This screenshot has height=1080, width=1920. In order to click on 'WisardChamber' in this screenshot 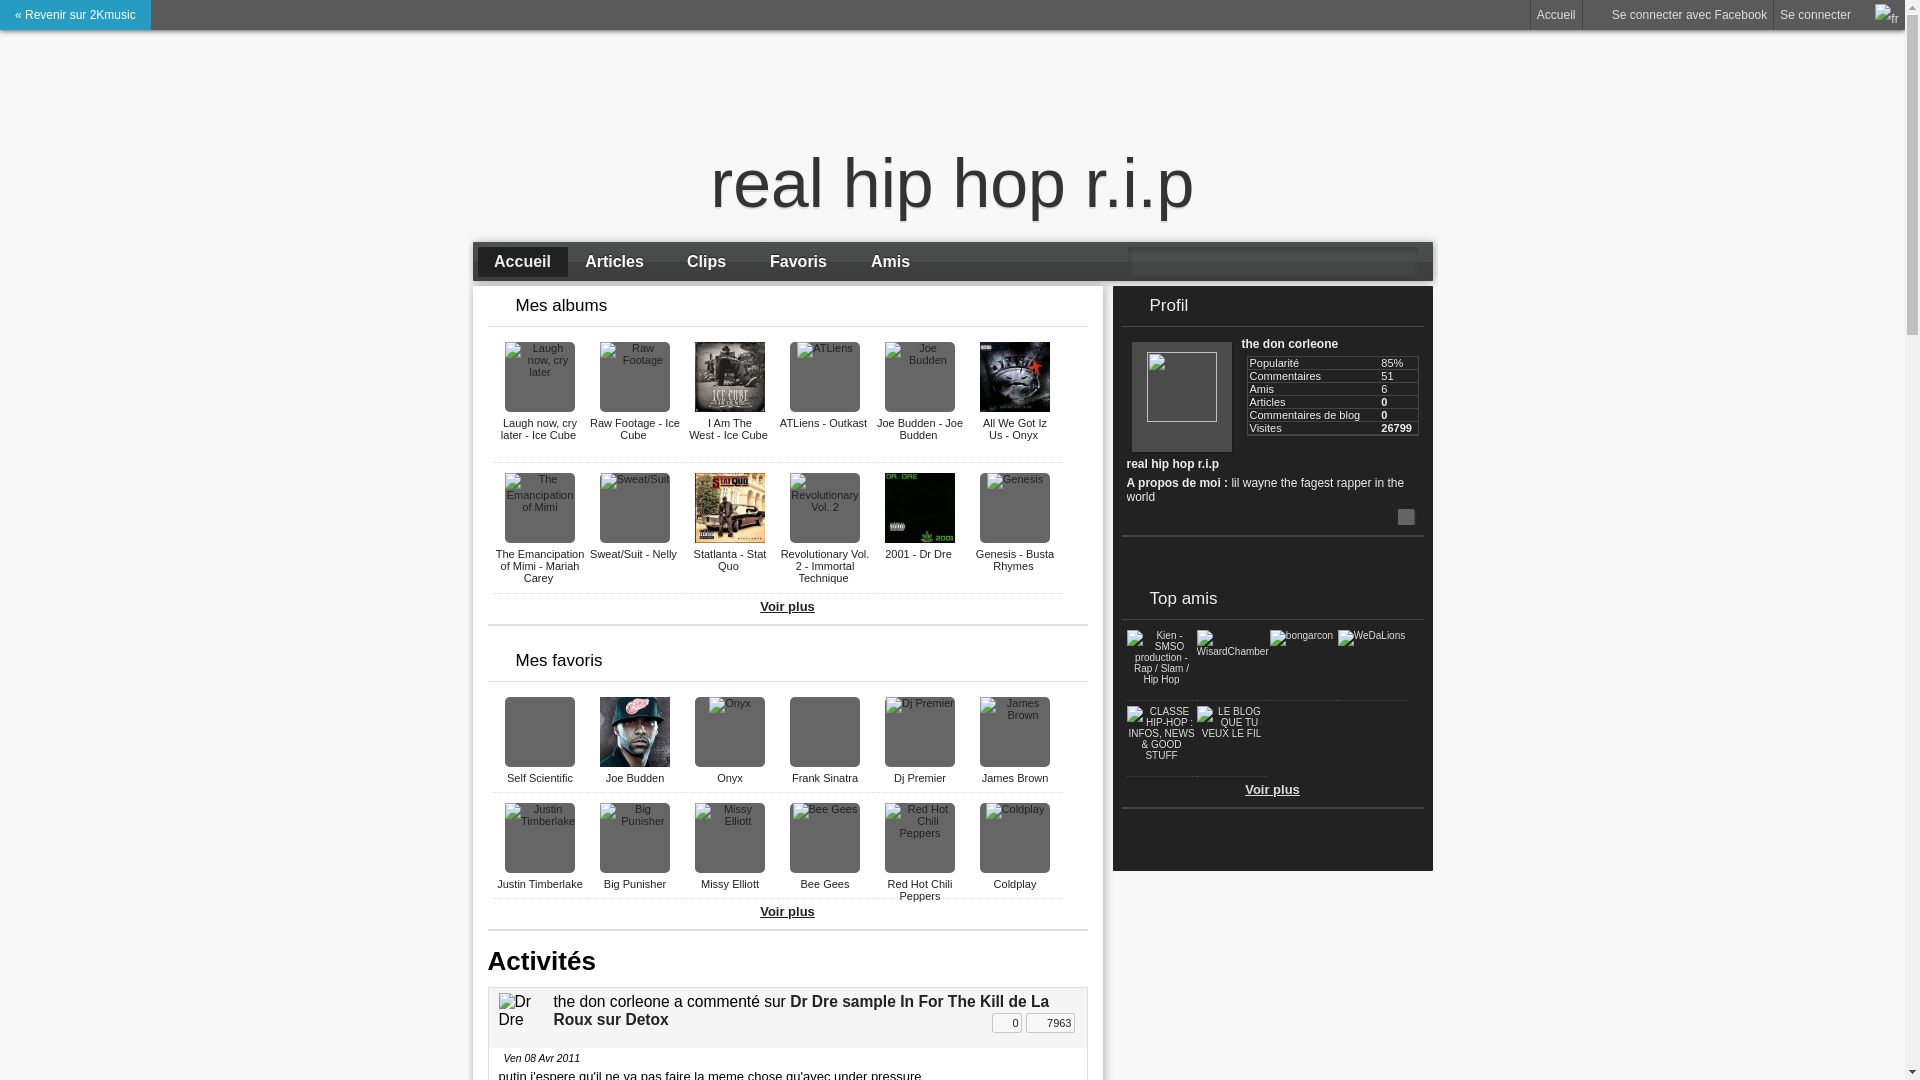, I will do `click(1231, 651)`.